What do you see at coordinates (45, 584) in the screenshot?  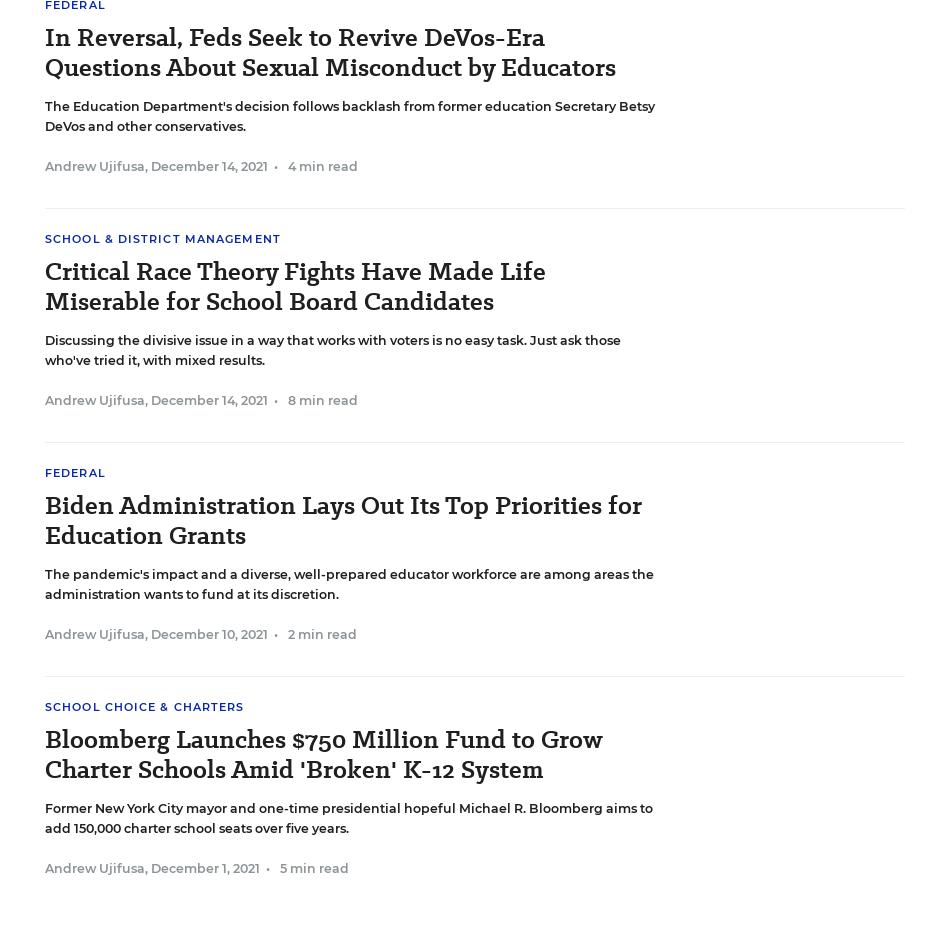 I see `'The pandemic's impact and a diverse, well-prepared educator workforce are among areas the administration wants to fund at its discretion.'` at bounding box center [45, 584].